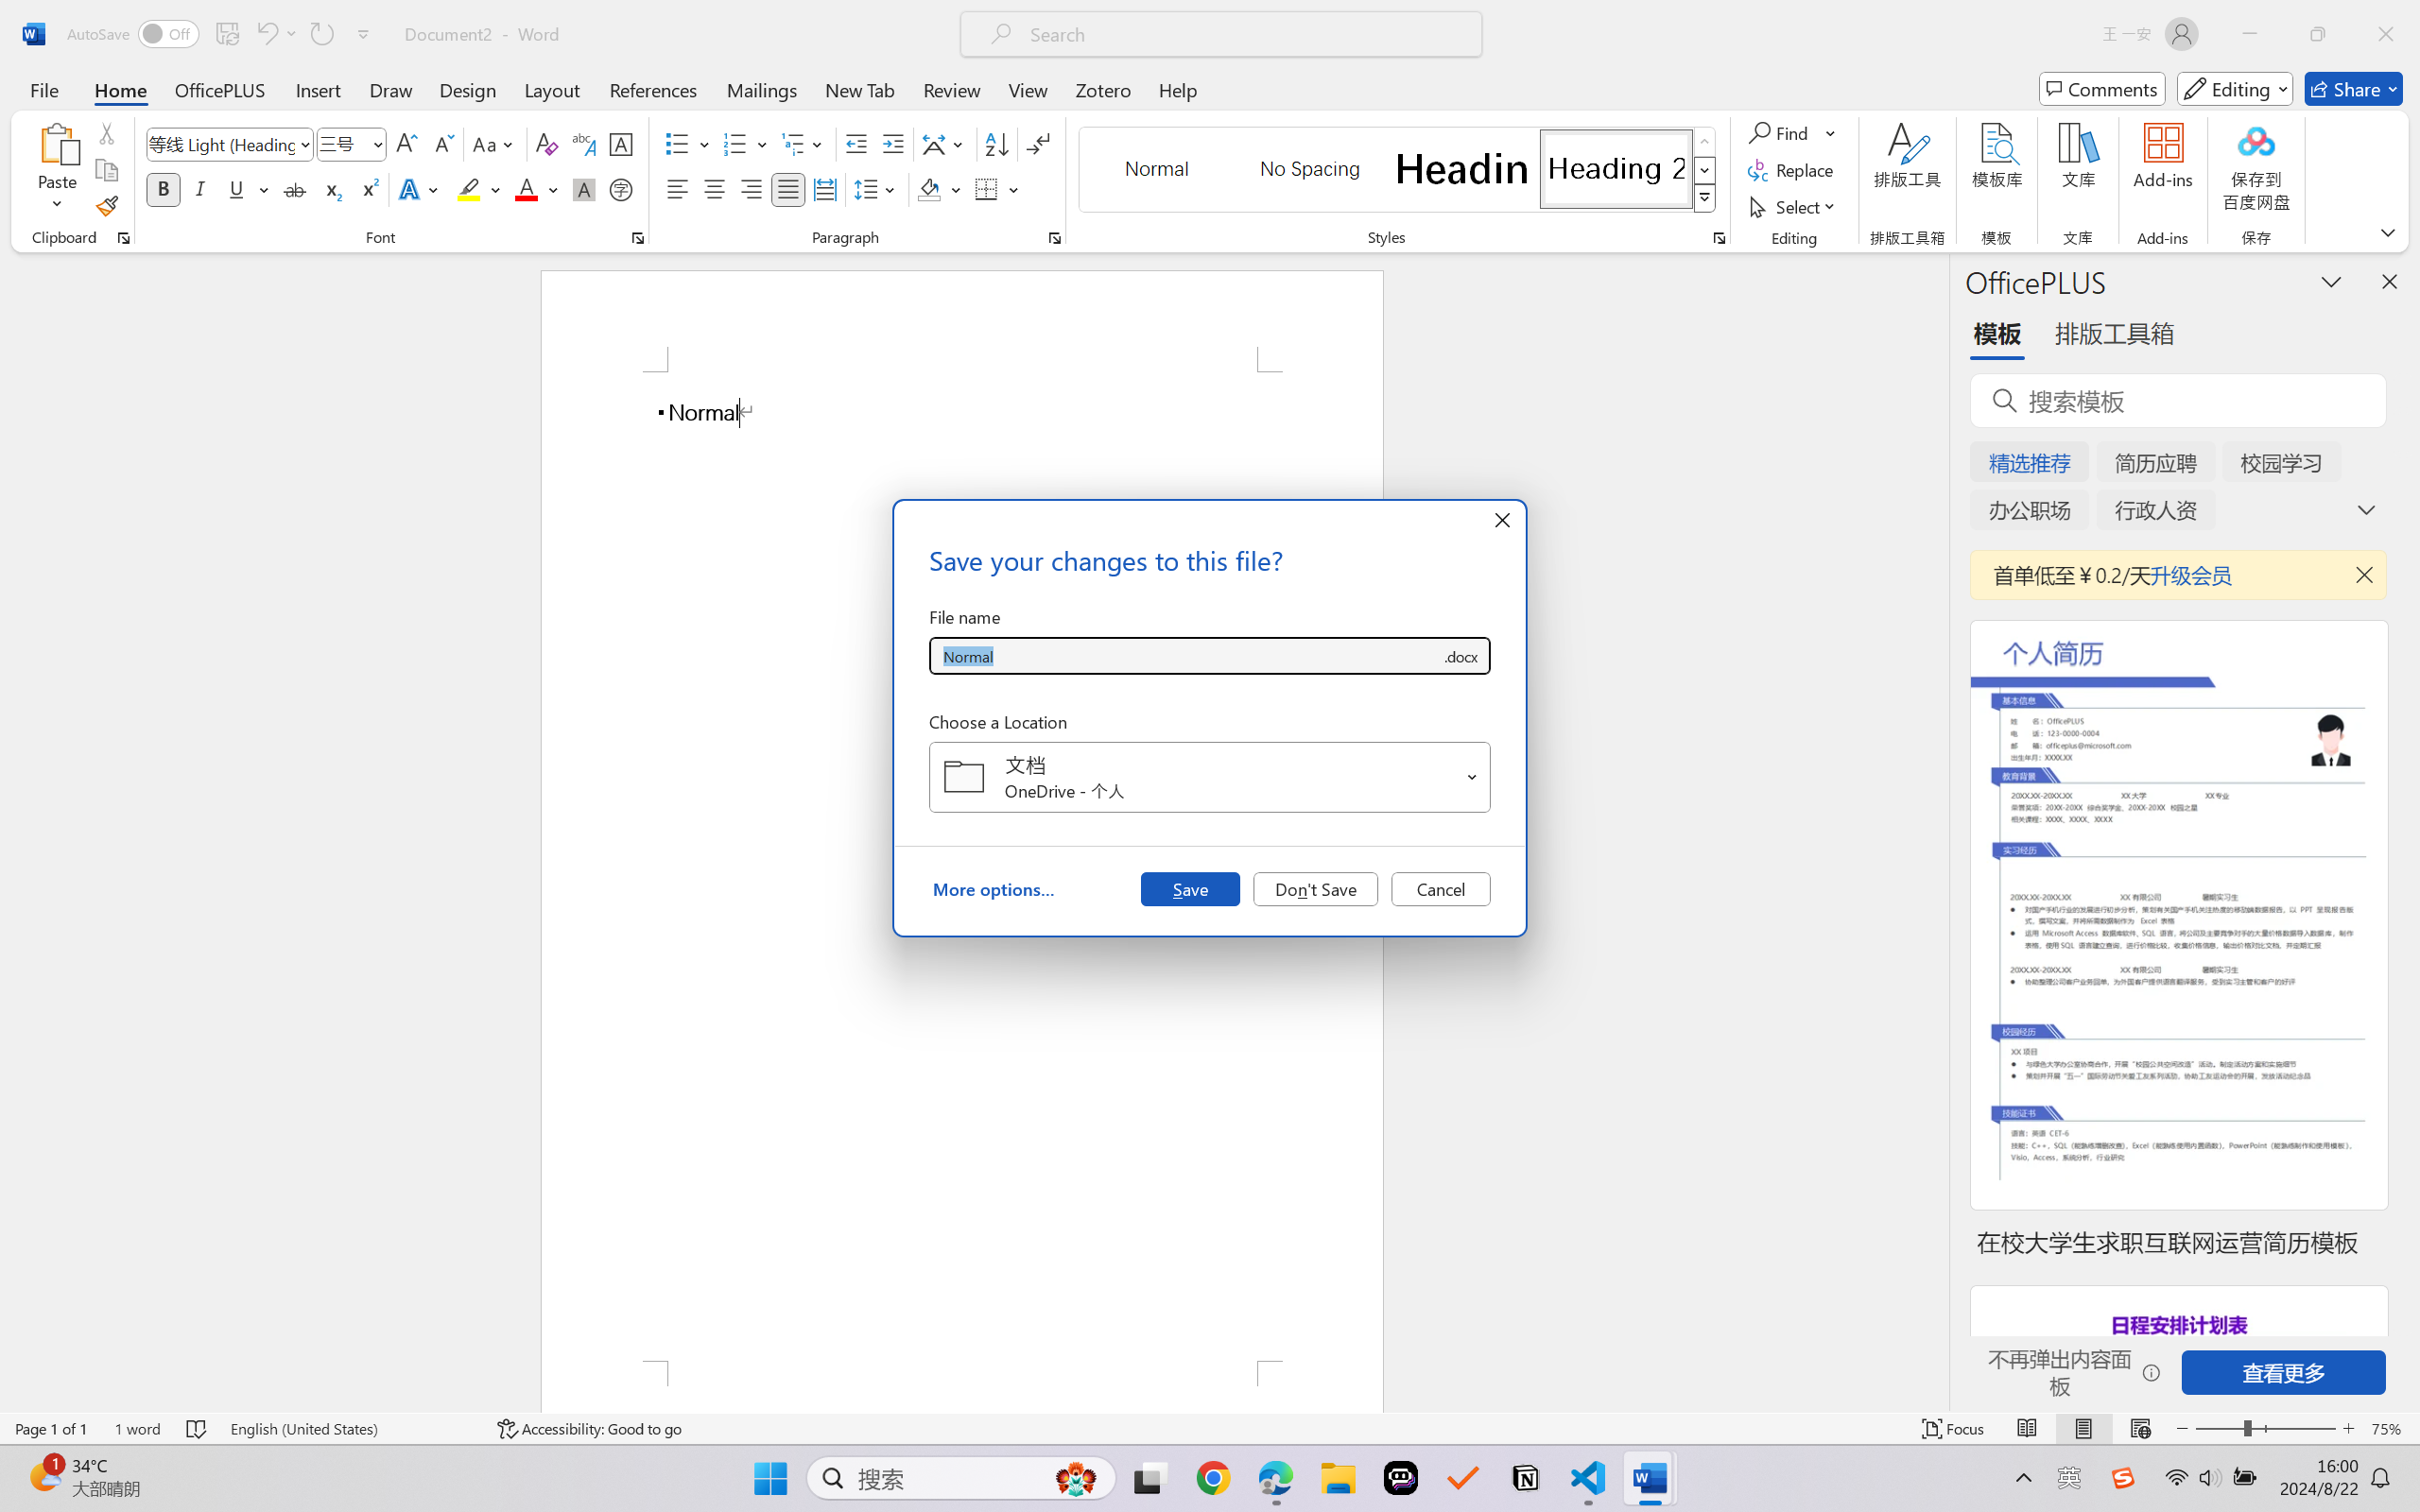 The width and height of the screenshot is (2420, 1512). I want to click on 'Text Effects and Typography', so click(420, 188).